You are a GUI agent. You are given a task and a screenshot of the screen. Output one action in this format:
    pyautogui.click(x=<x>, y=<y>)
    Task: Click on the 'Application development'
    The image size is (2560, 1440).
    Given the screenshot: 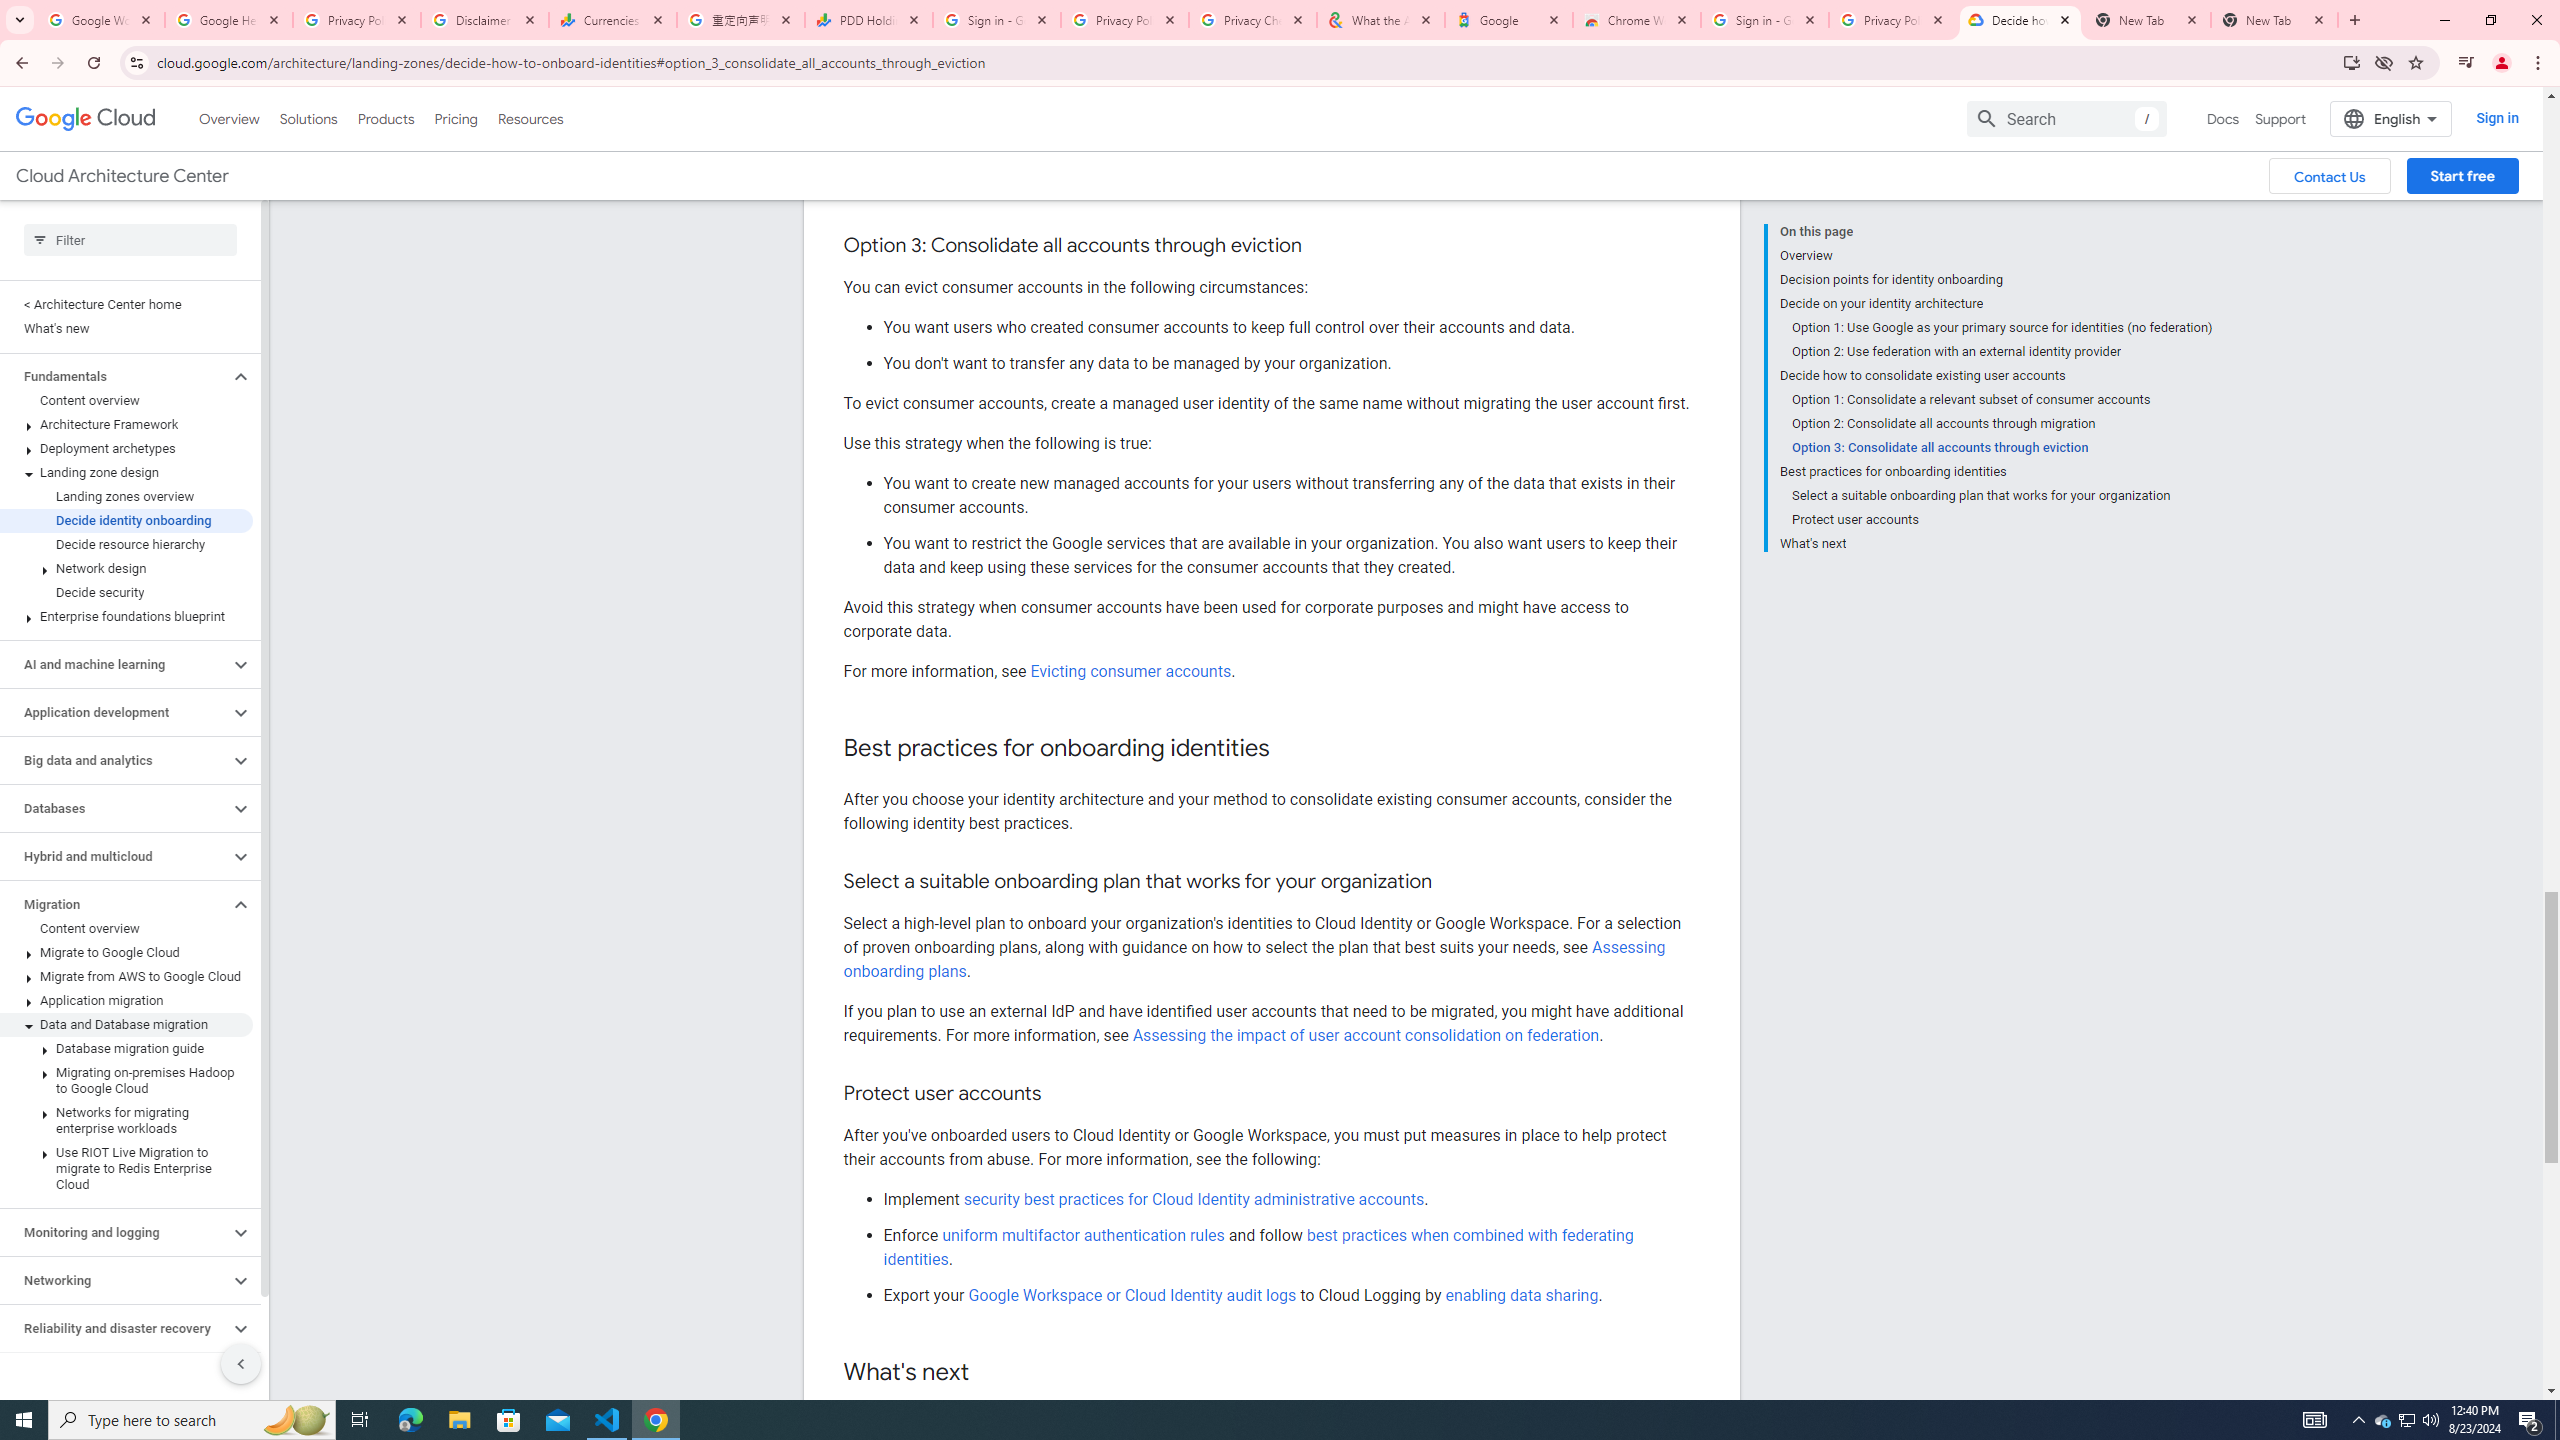 What is the action you would take?
    pyautogui.click(x=113, y=712)
    